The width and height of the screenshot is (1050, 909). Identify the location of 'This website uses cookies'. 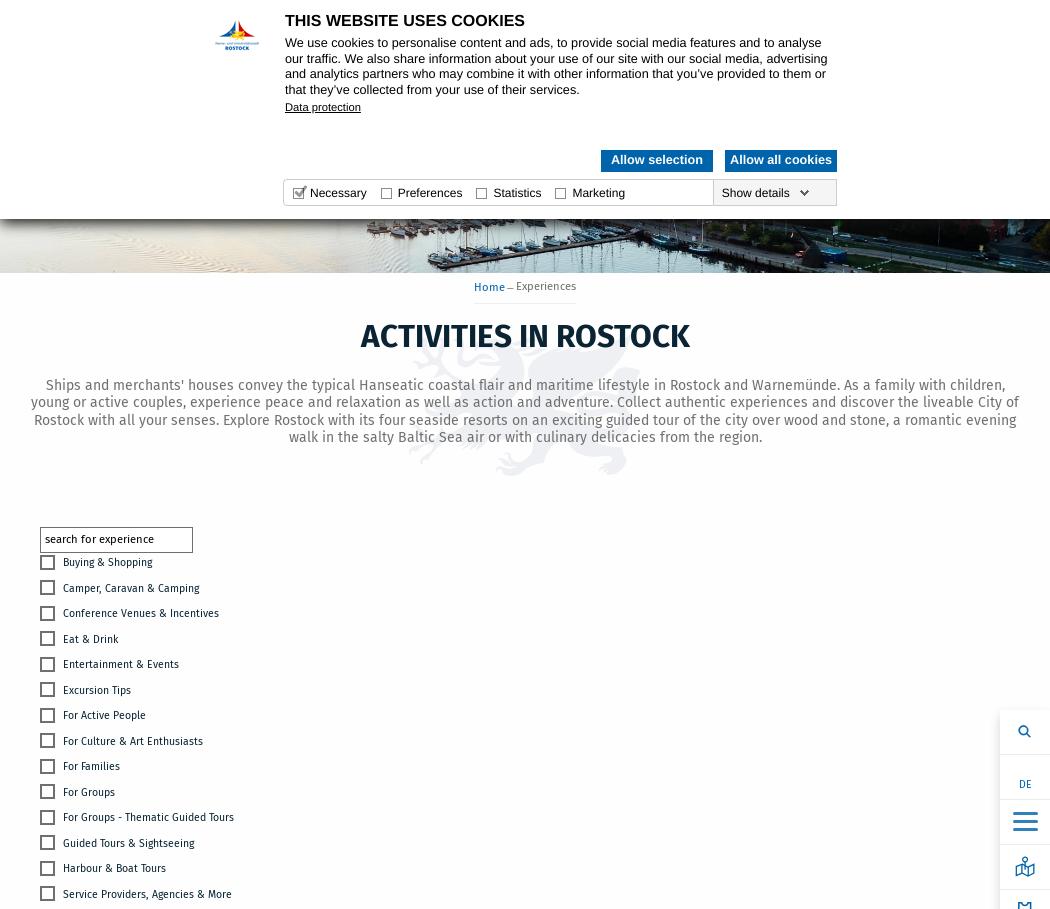
(404, 20).